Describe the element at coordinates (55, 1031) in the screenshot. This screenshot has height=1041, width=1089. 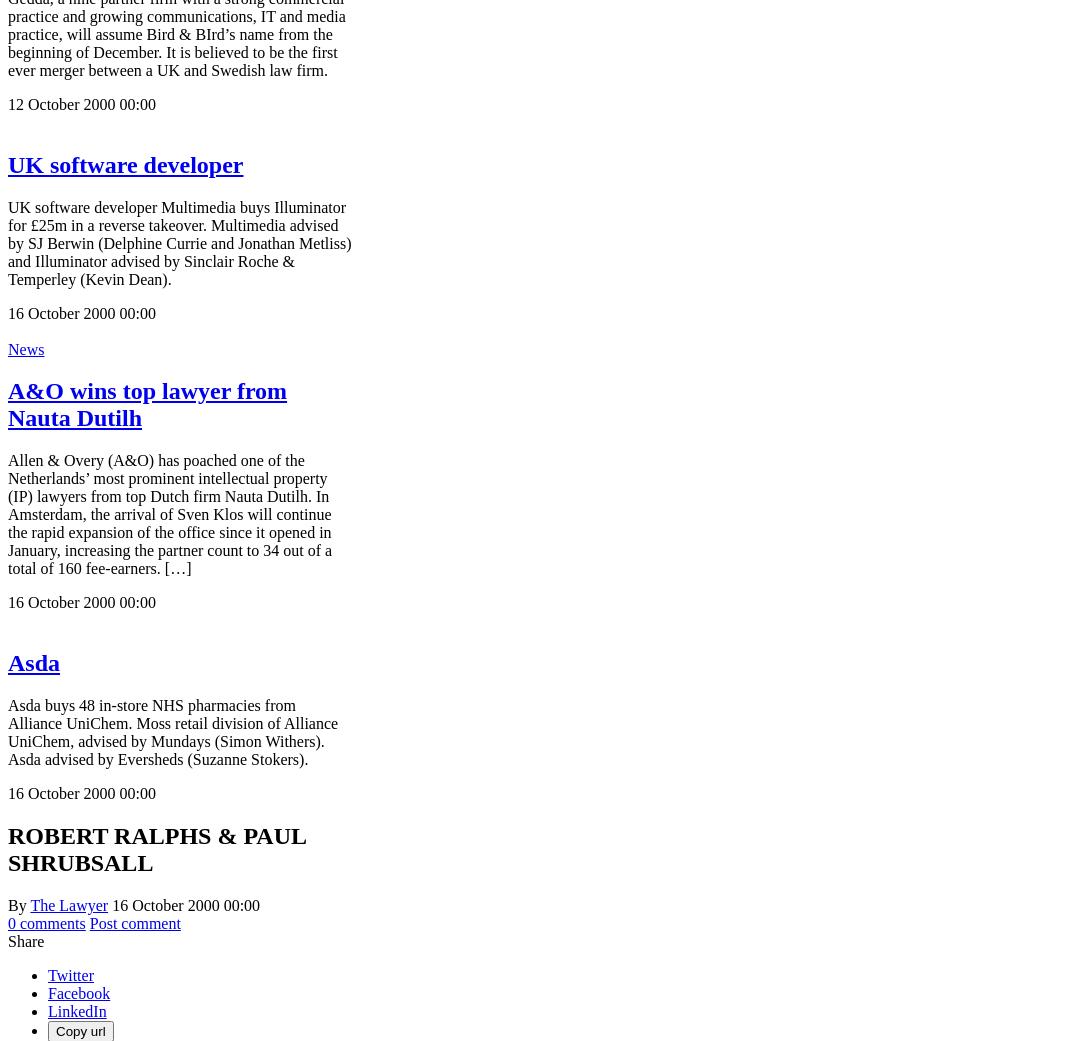
I see `'Copy url'` at that location.